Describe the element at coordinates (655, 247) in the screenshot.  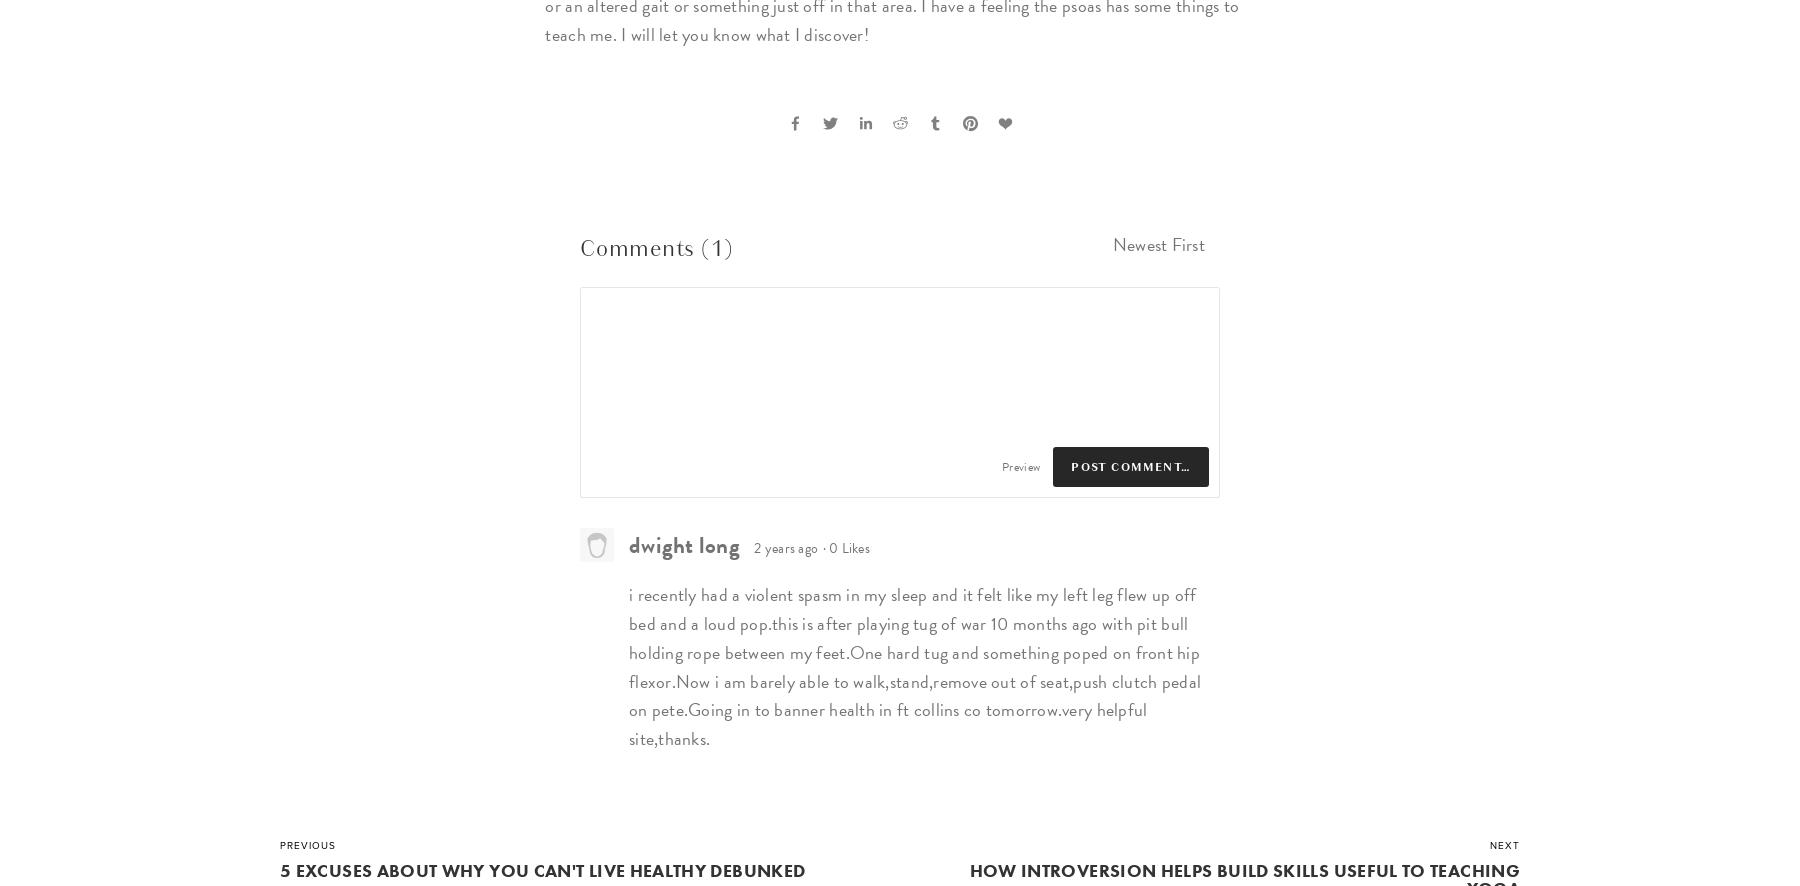
I see `'Comments (1)'` at that location.